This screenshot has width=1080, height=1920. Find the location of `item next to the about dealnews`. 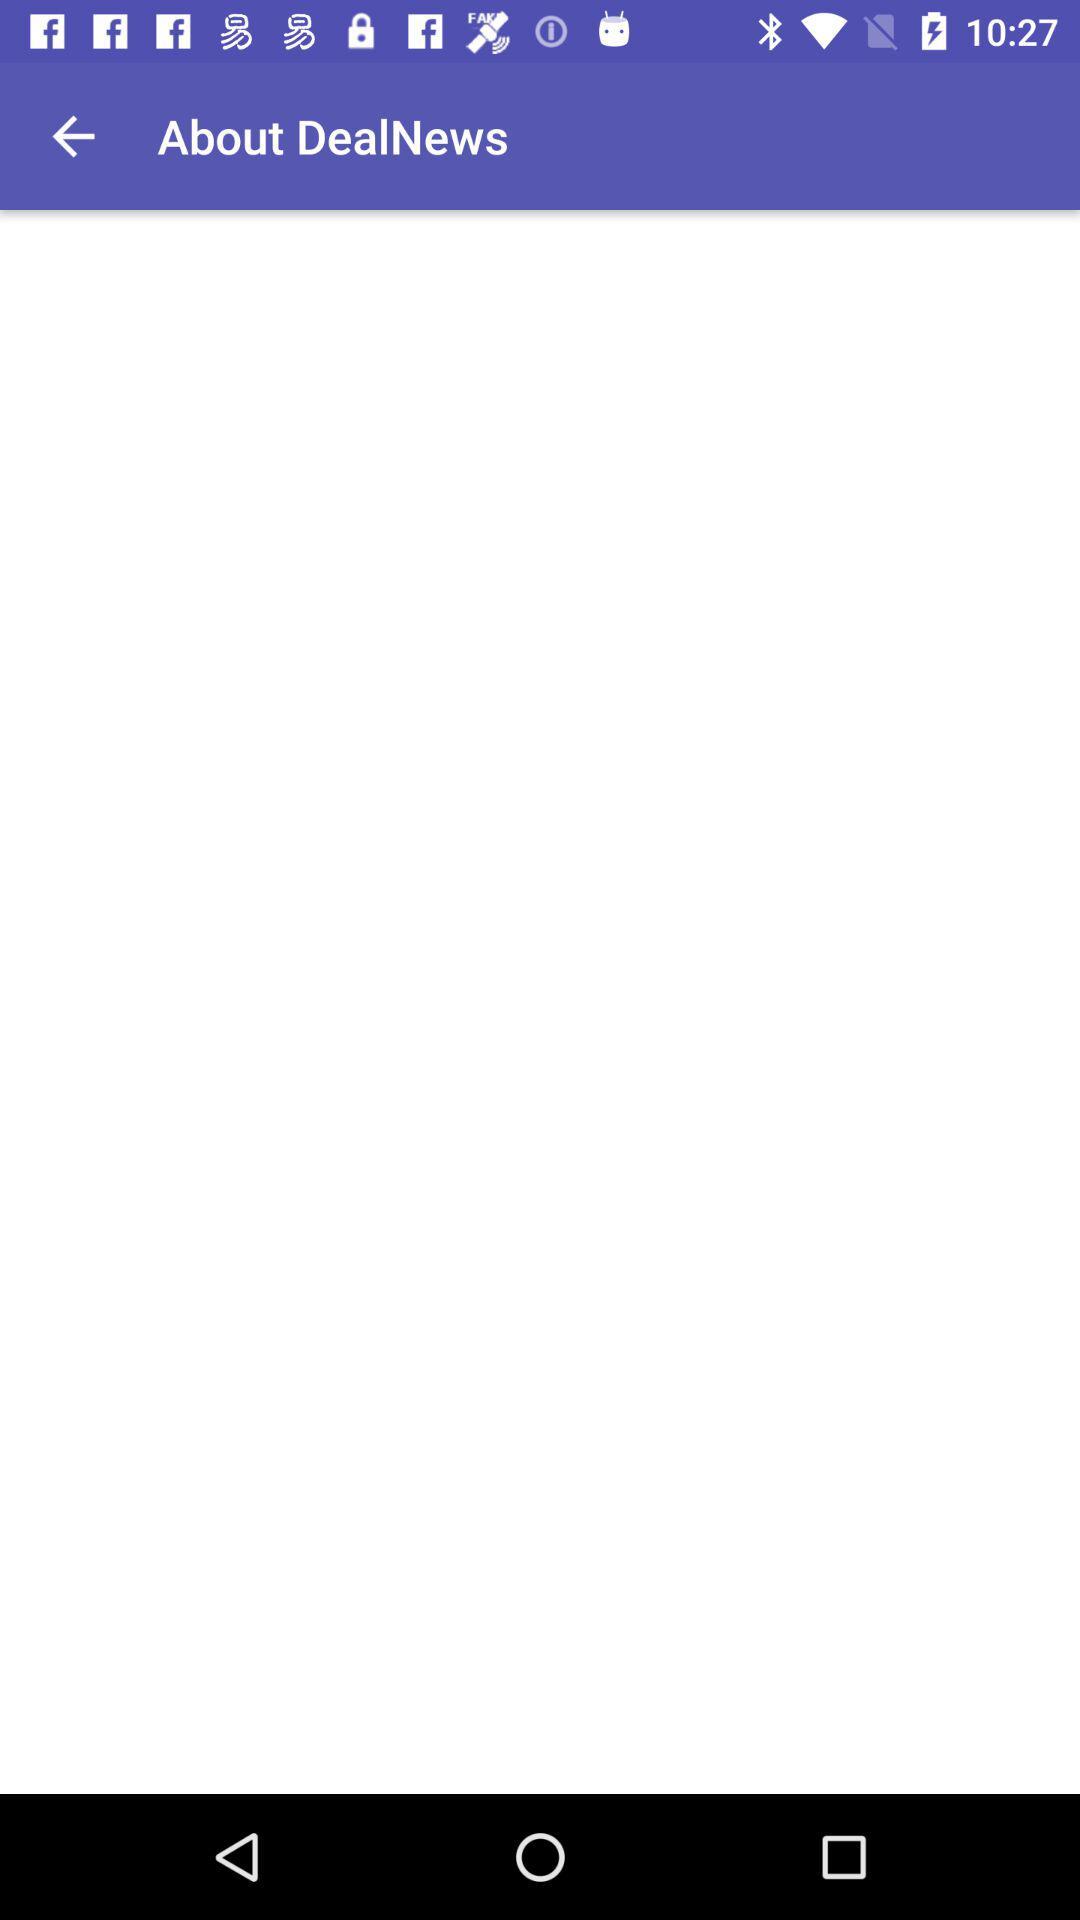

item next to the about dealnews is located at coordinates (72, 135).